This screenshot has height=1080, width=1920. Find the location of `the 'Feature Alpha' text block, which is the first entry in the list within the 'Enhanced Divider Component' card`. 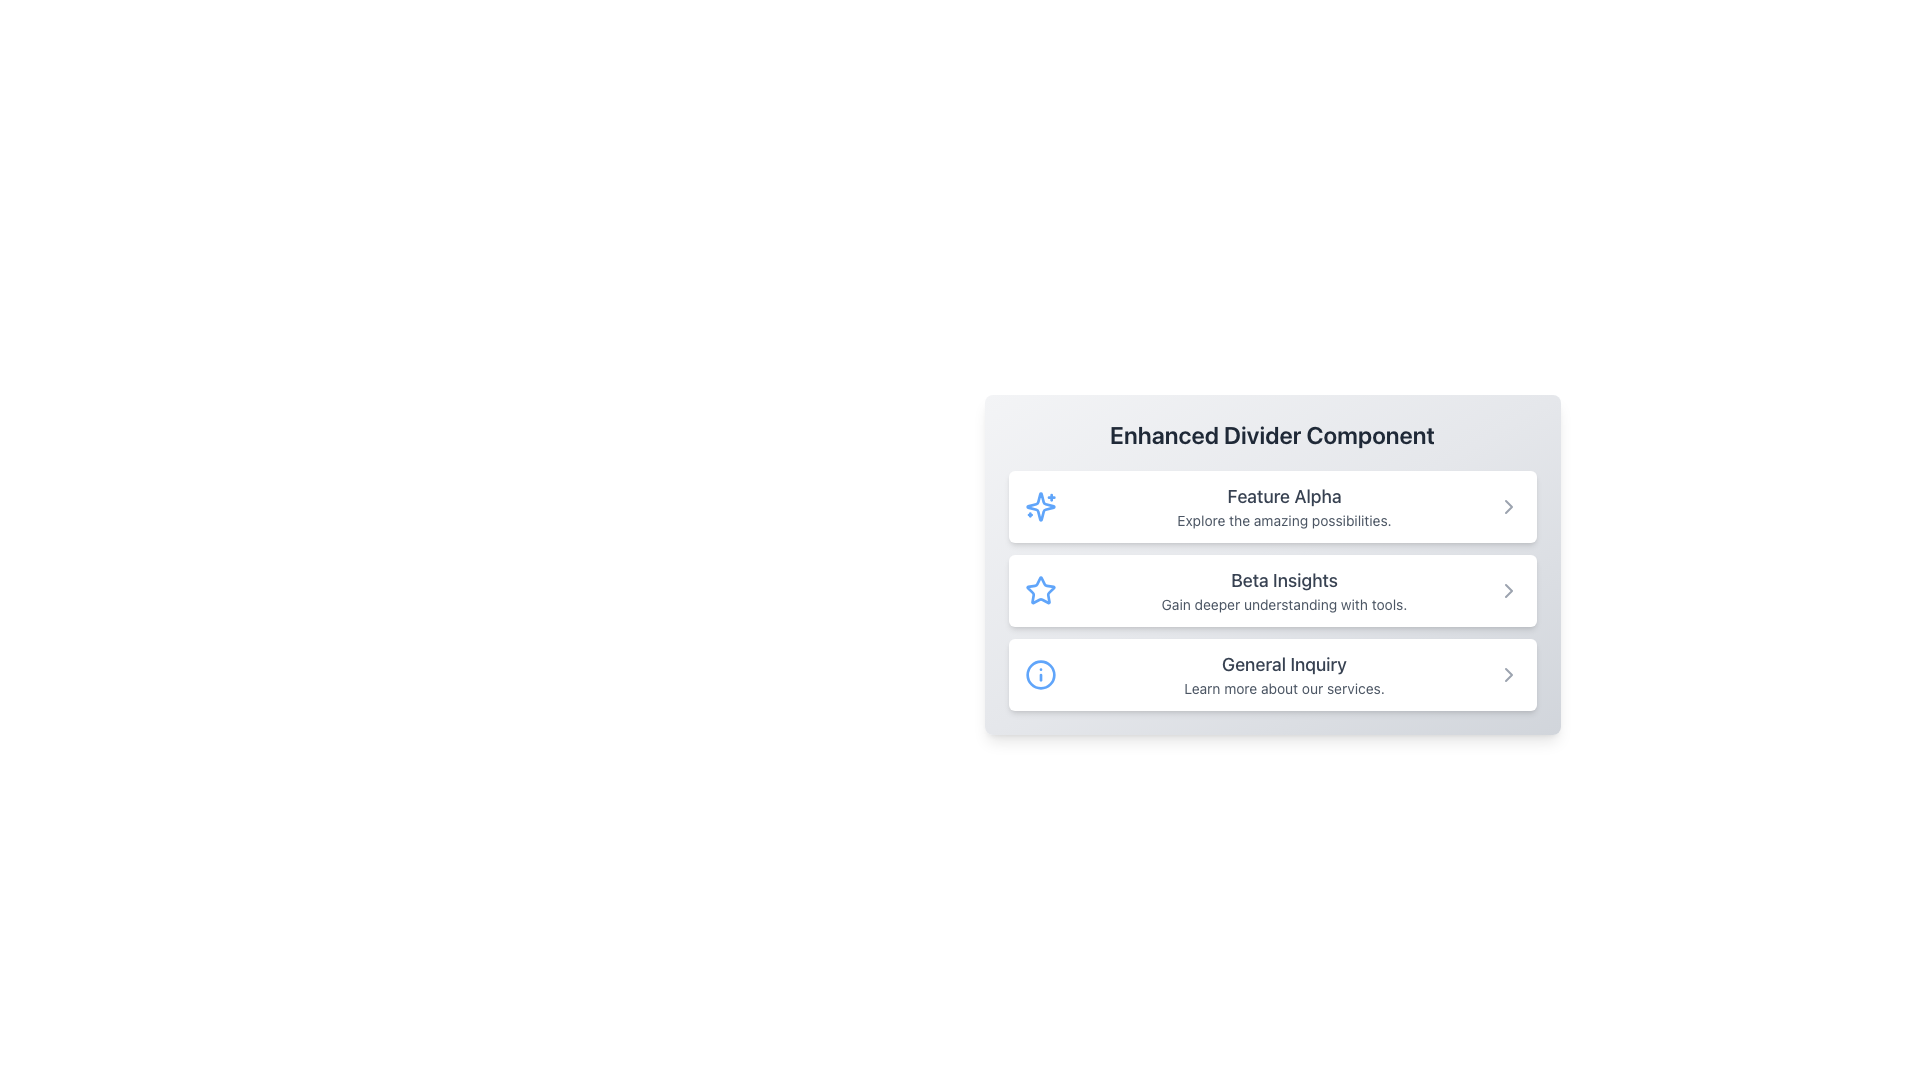

the 'Feature Alpha' text block, which is the first entry in the list within the 'Enhanced Divider Component' card is located at coordinates (1284, 505).